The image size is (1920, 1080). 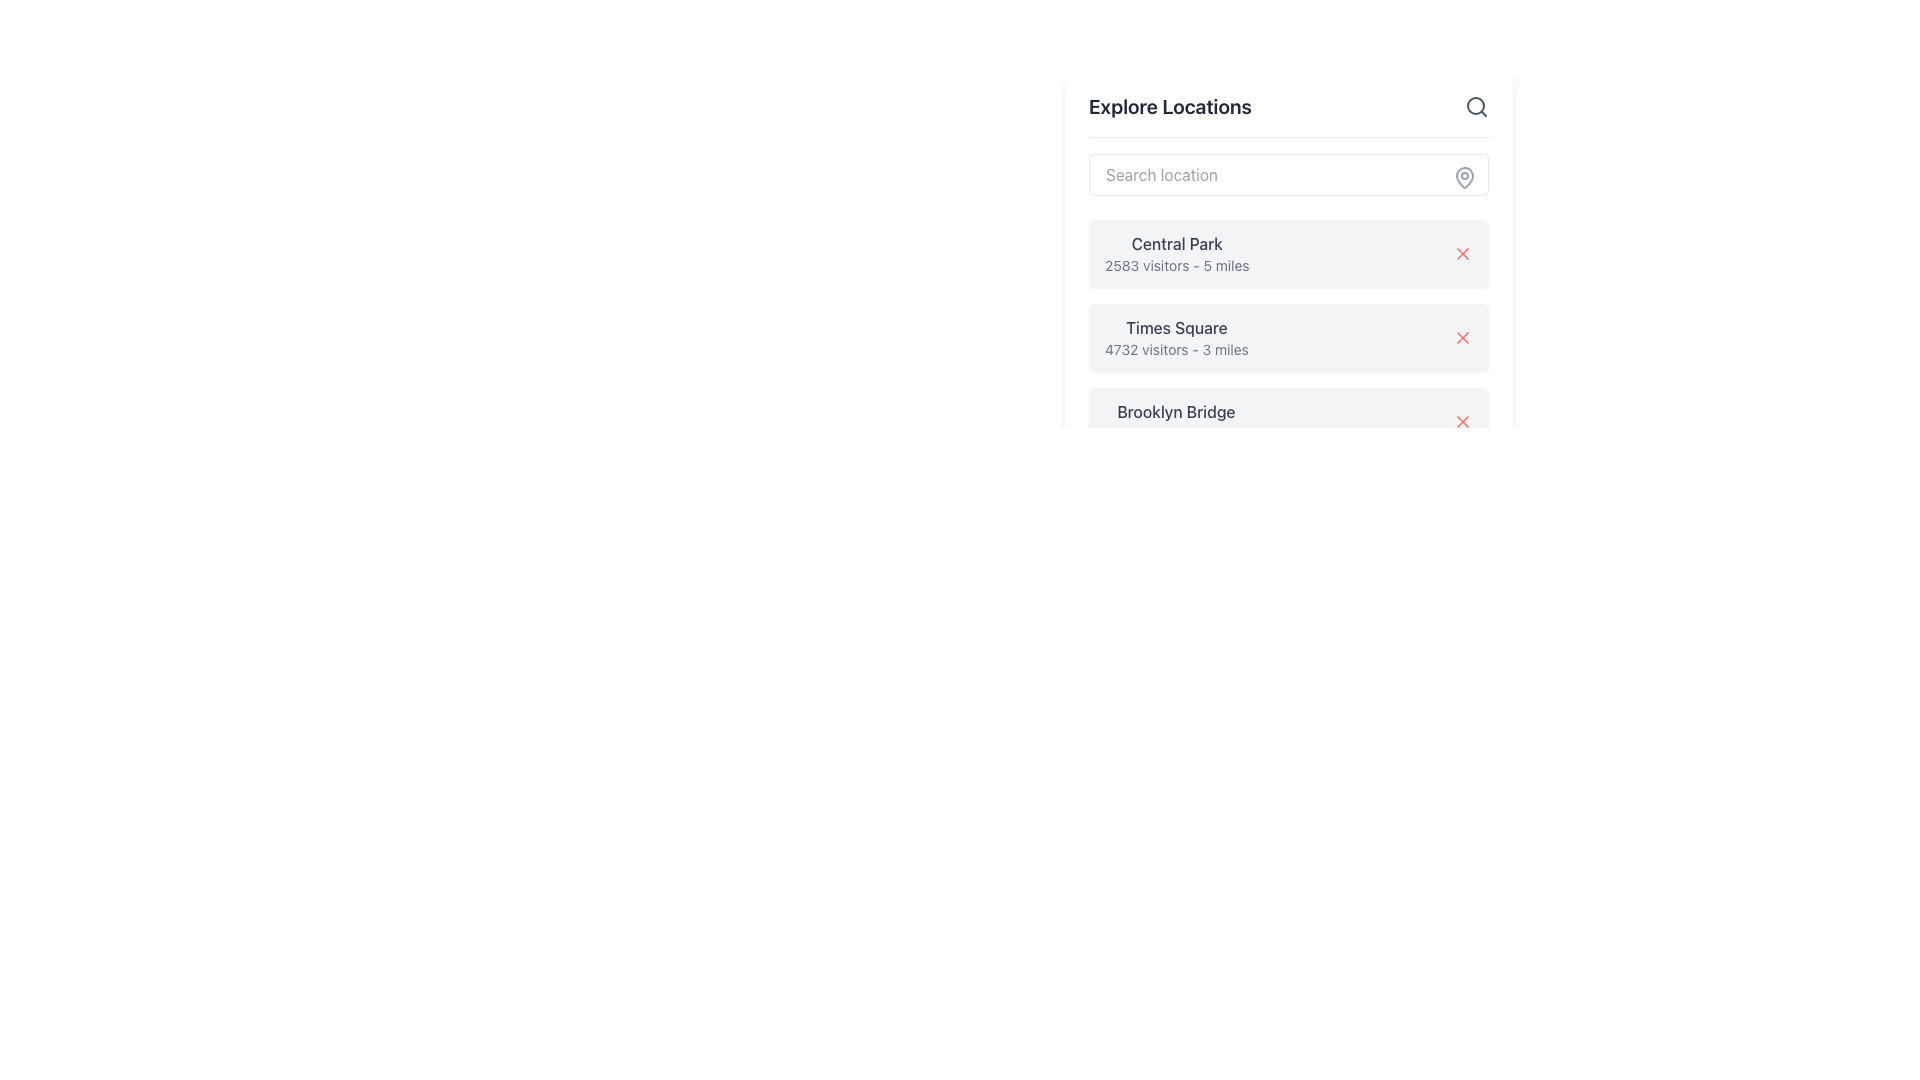 I want to click on the decorative map pin icon located in the upper-right corner of the 'Search location' input field, so click(x=1464, y=176).